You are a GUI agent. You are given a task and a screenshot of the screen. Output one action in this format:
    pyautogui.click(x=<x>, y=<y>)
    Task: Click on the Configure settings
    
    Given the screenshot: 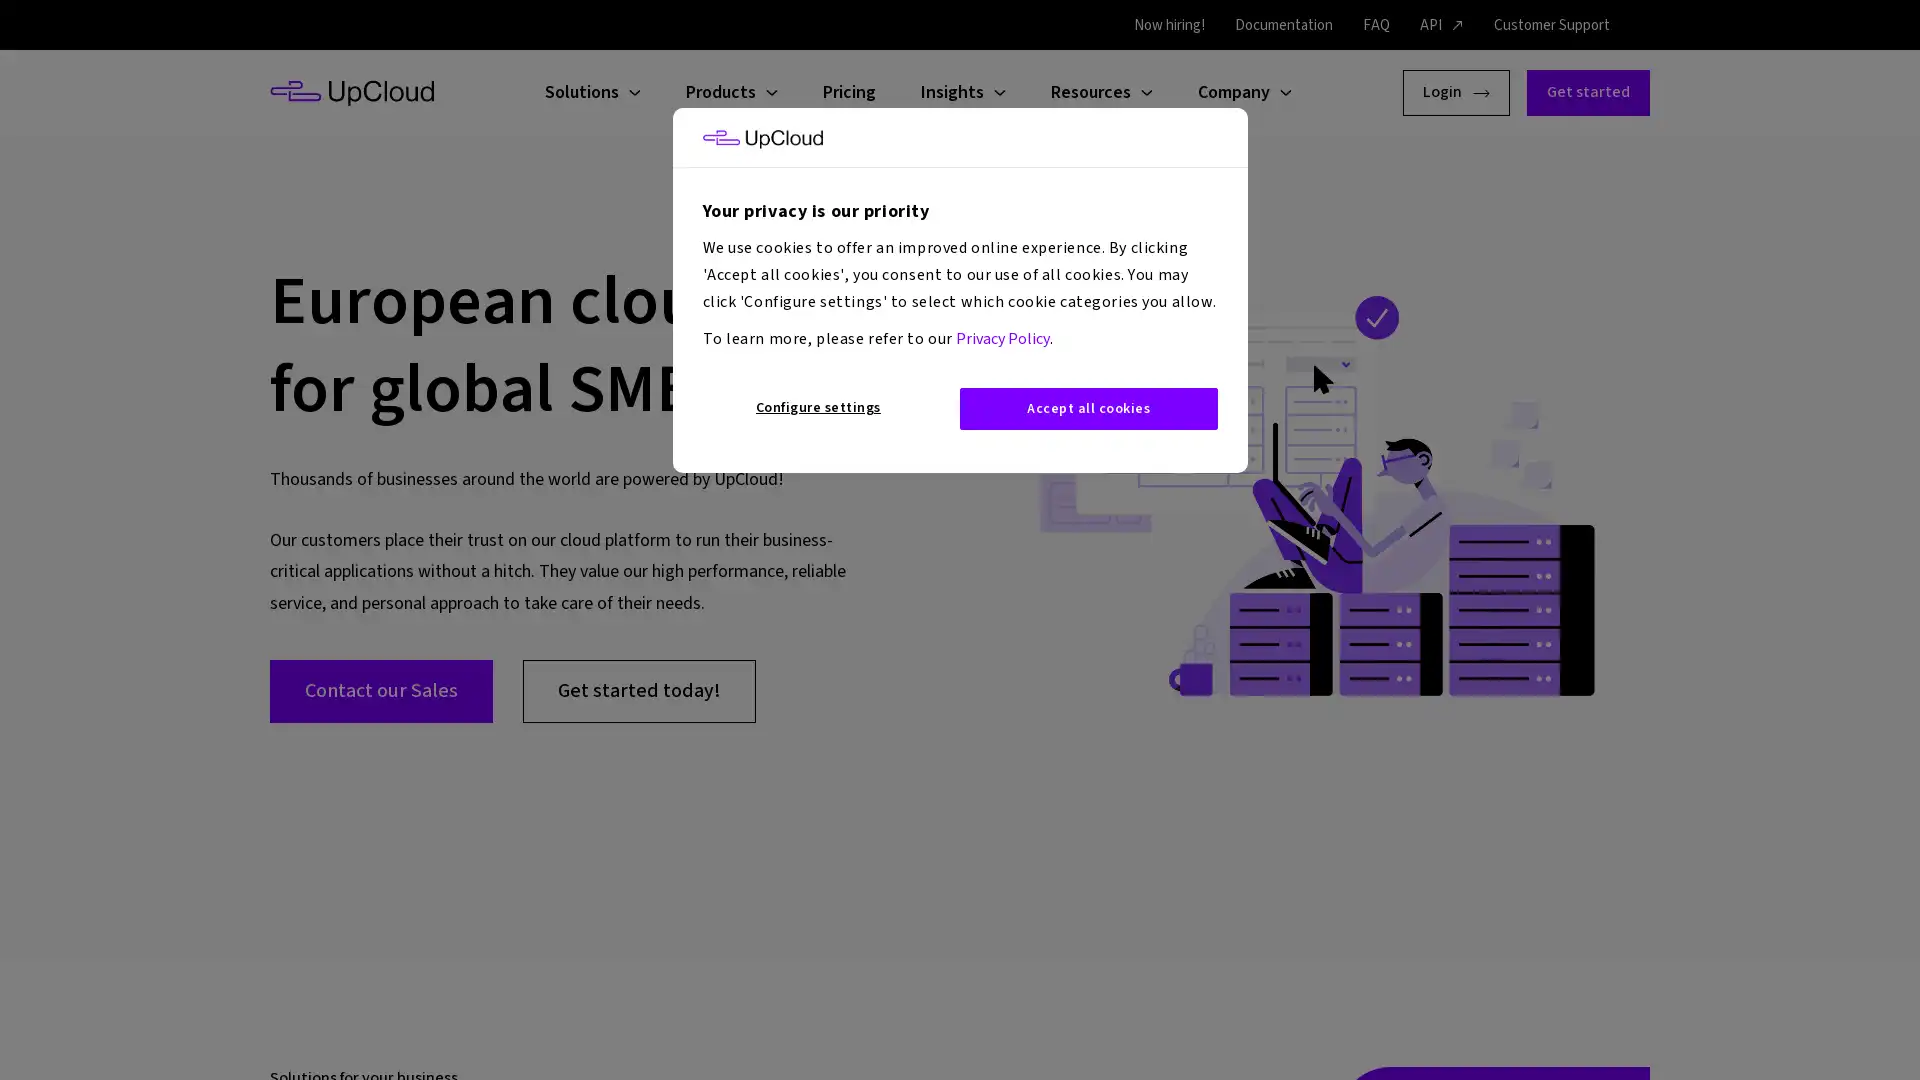 What is the action you would take?
    pyautogui.click(x=817, y=407)
    